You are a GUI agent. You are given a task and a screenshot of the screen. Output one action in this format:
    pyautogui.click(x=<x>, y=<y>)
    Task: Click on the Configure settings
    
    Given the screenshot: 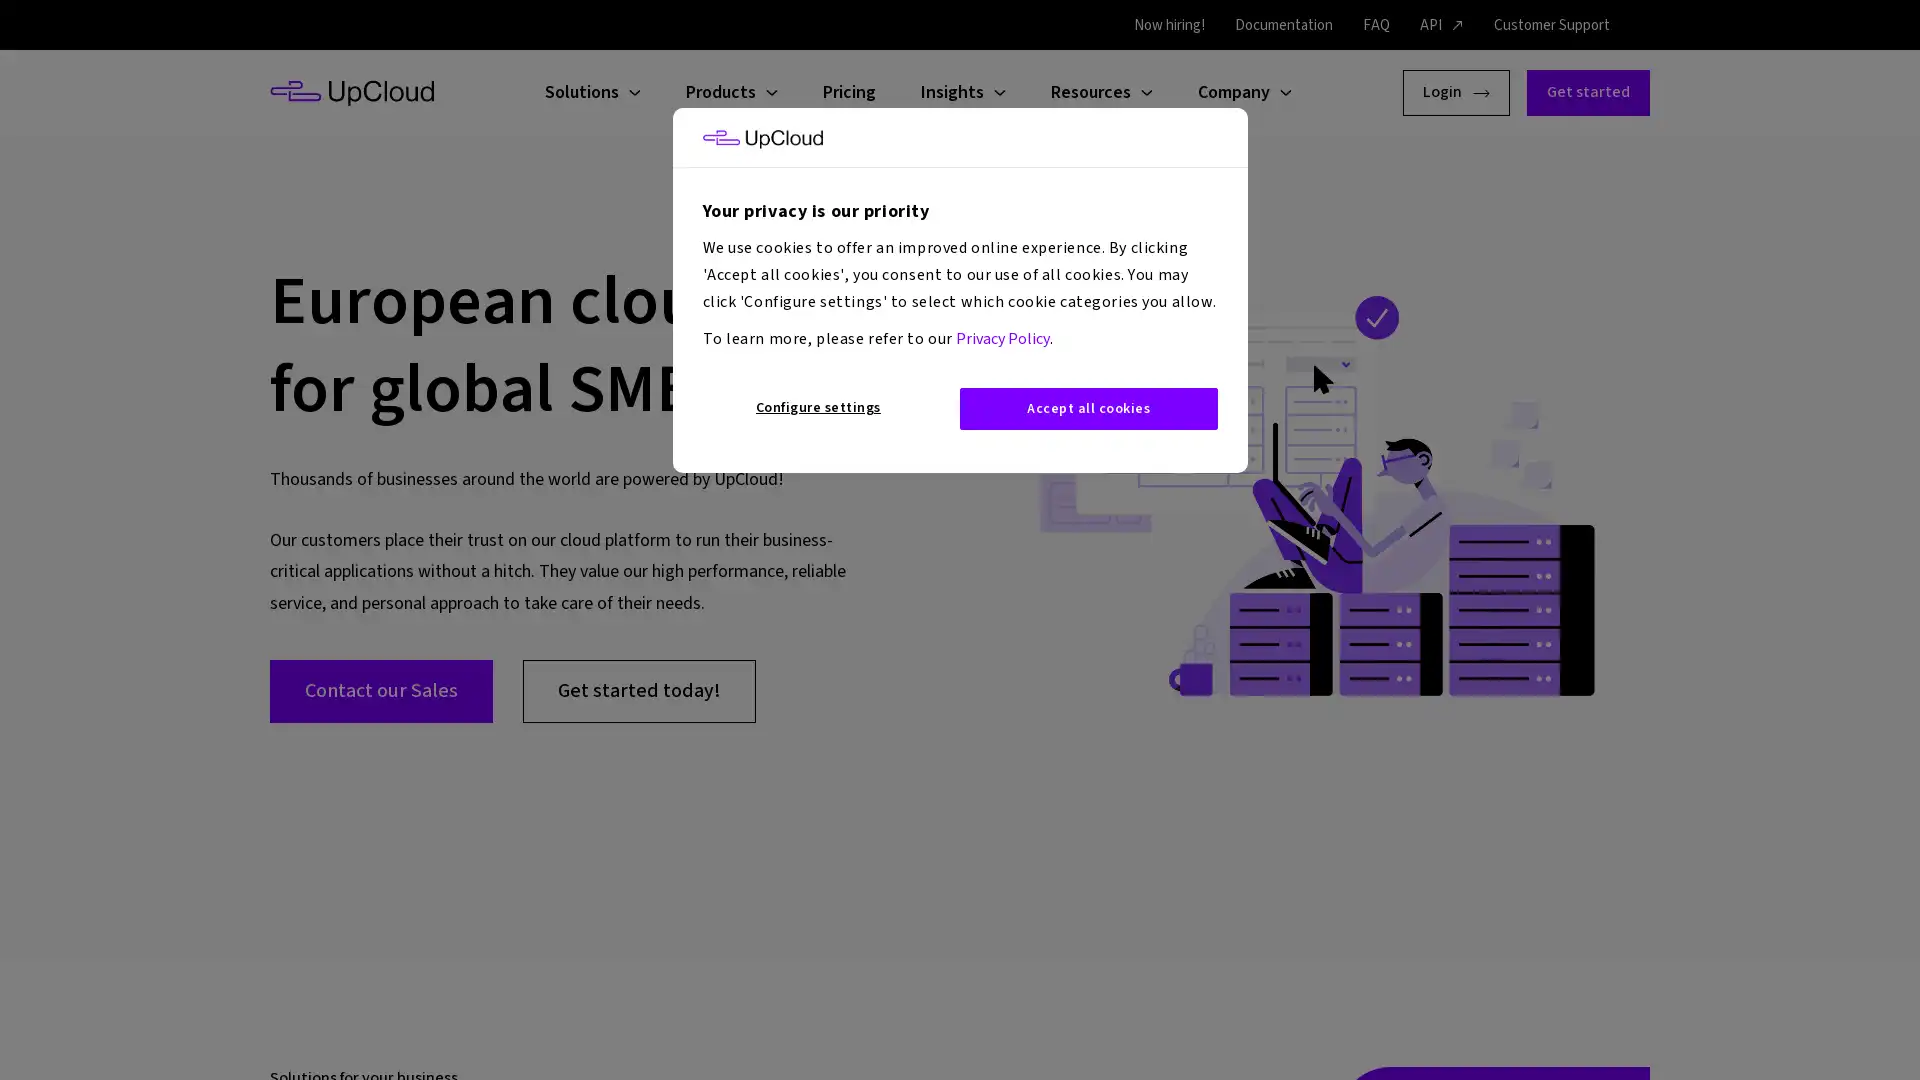 What is the action you would take?
    pyautogui.click(x=817, y=407)
    